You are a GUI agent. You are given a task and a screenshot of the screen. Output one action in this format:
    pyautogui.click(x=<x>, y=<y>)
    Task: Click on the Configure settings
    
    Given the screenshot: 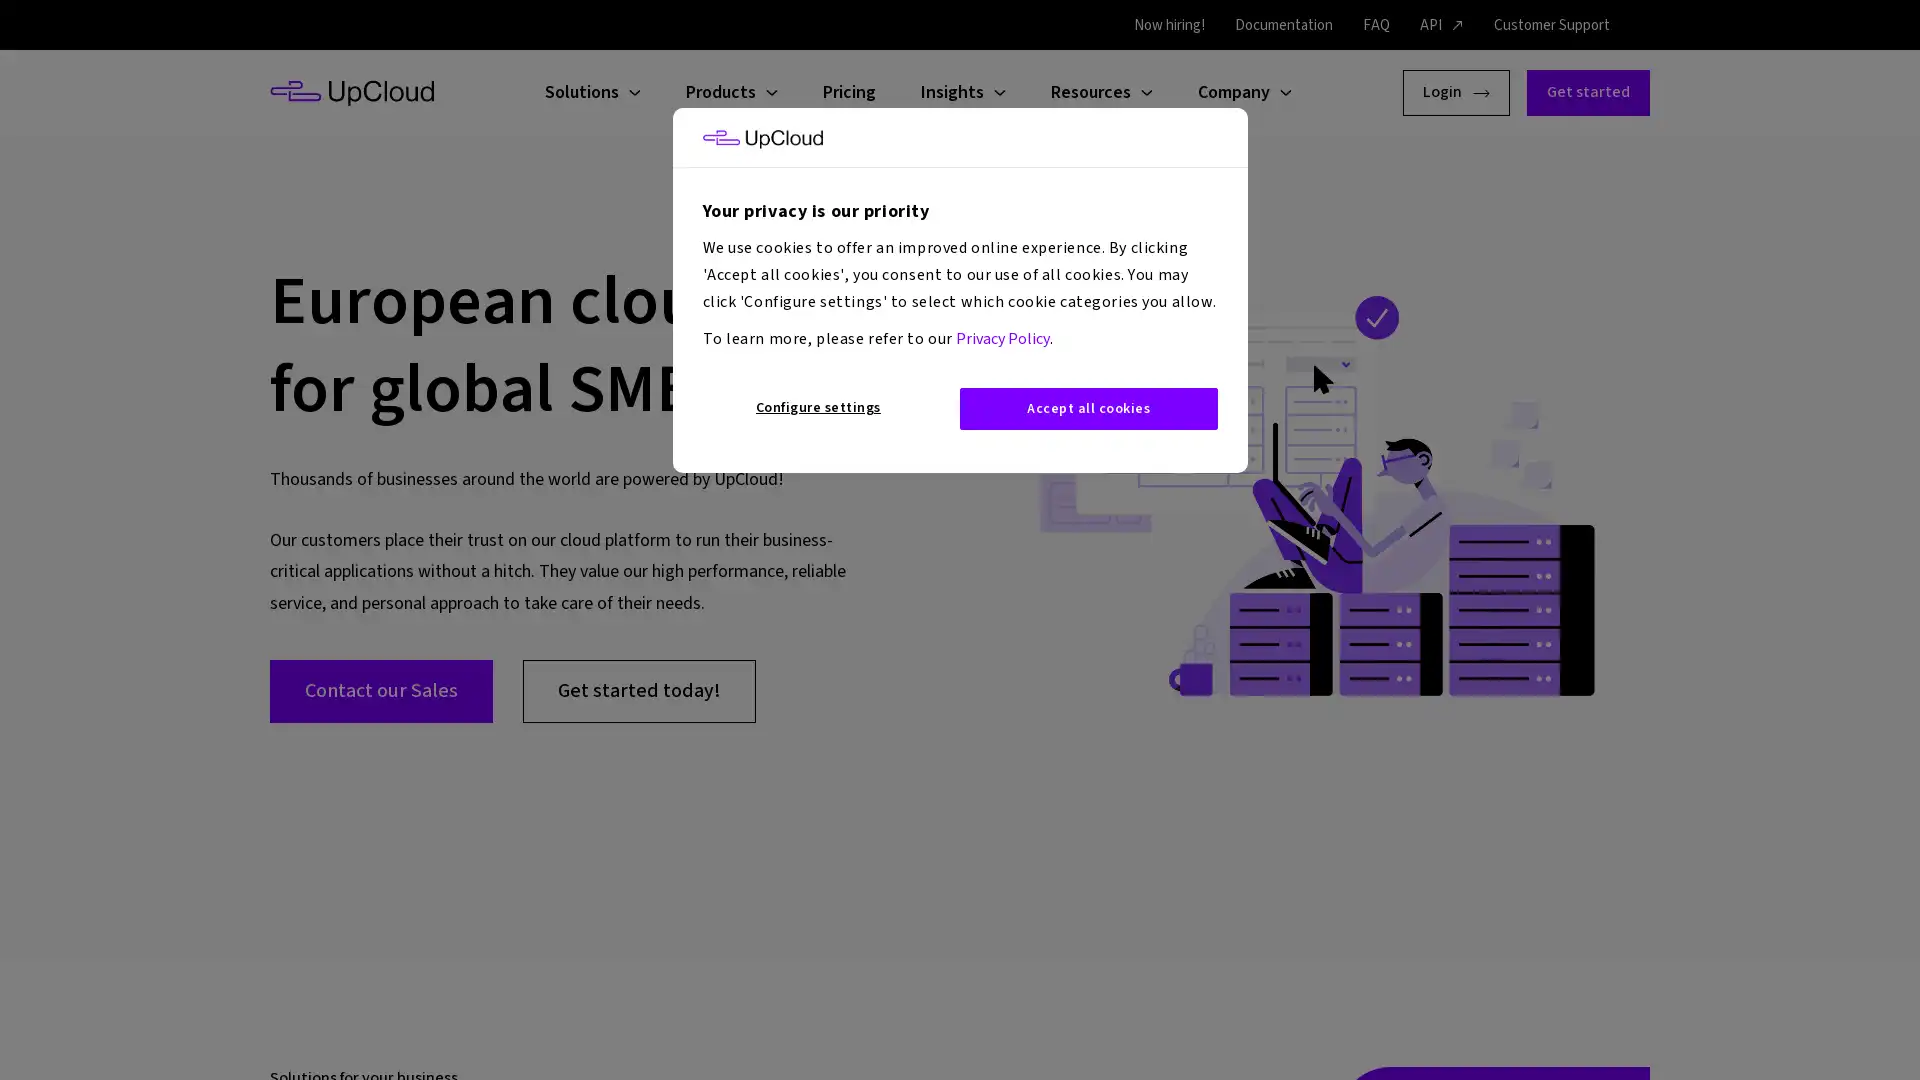 What is the action you would take?
    pyautogui.click(x=817, y=407)
    